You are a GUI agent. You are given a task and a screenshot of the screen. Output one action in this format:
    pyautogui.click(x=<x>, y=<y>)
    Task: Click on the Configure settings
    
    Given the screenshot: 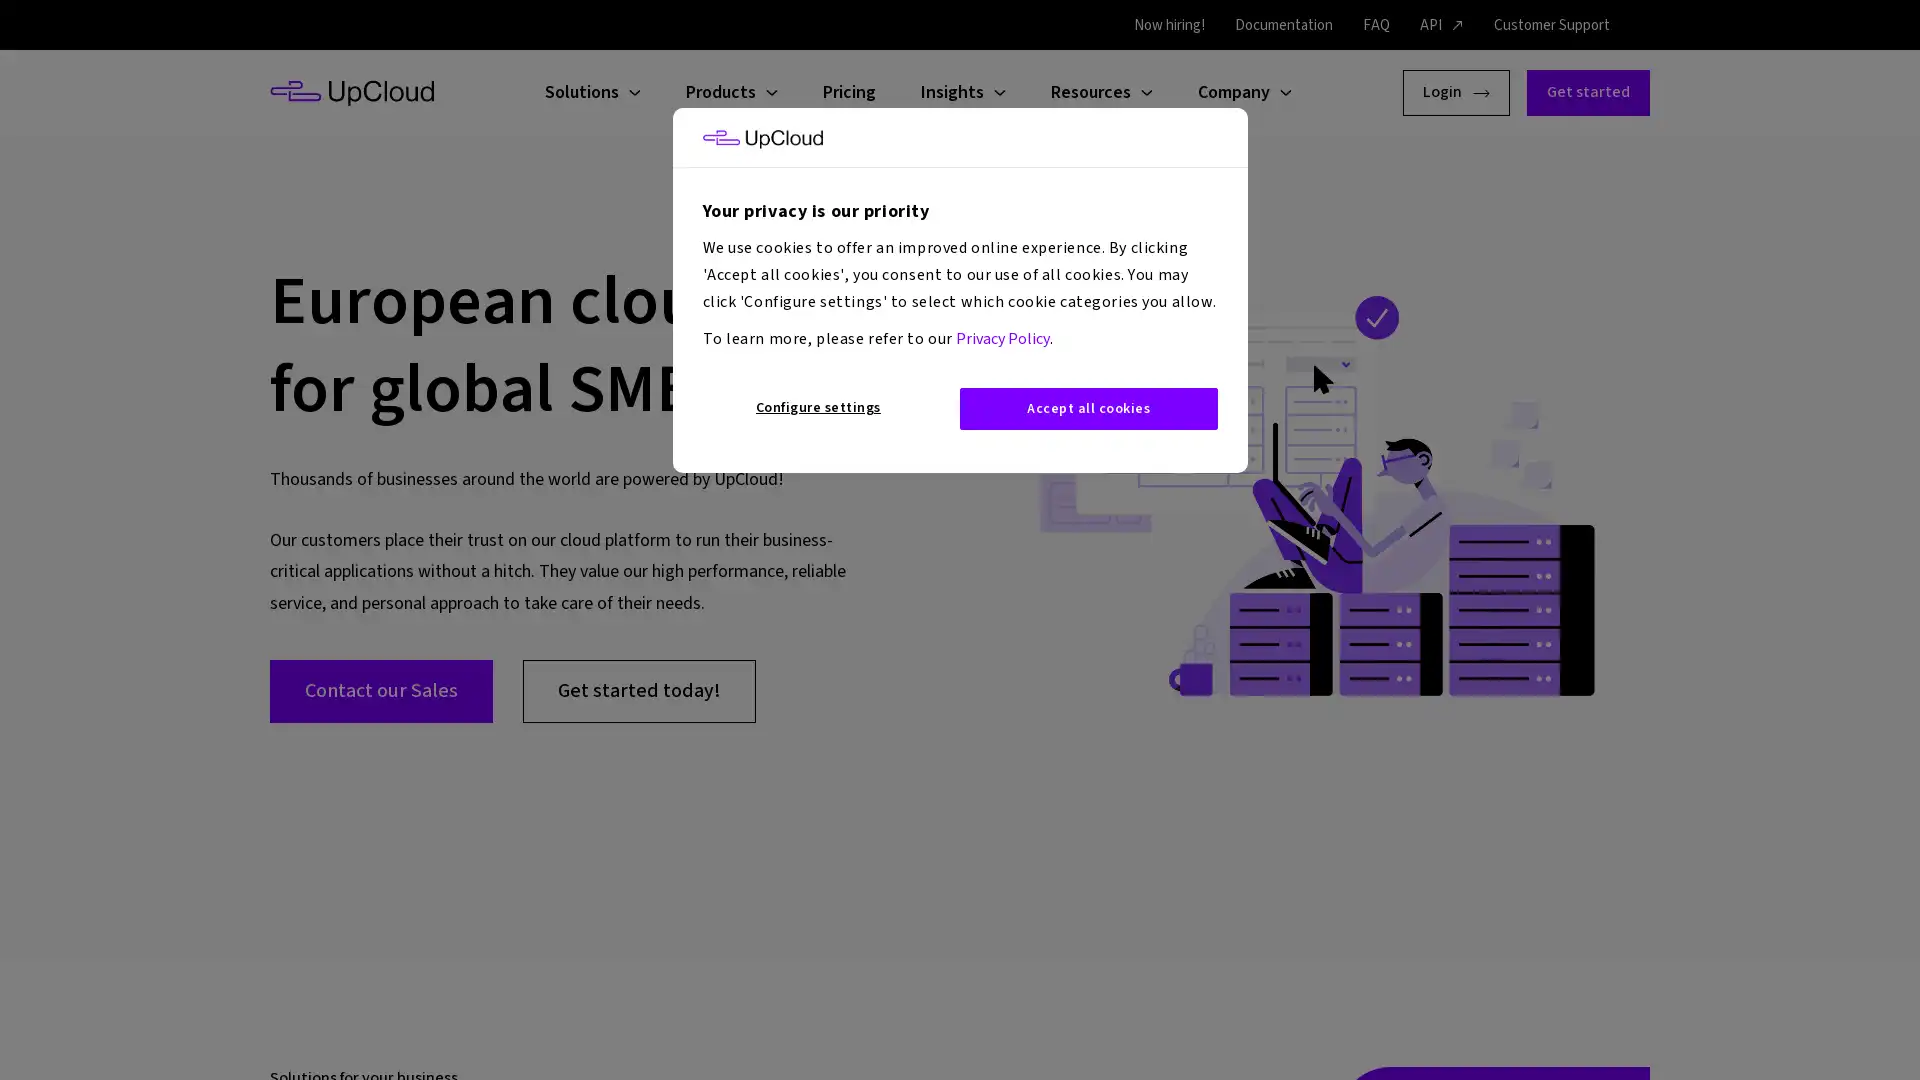 What is the action you would take?
    pyautogui.click(x=817, y=407)
    